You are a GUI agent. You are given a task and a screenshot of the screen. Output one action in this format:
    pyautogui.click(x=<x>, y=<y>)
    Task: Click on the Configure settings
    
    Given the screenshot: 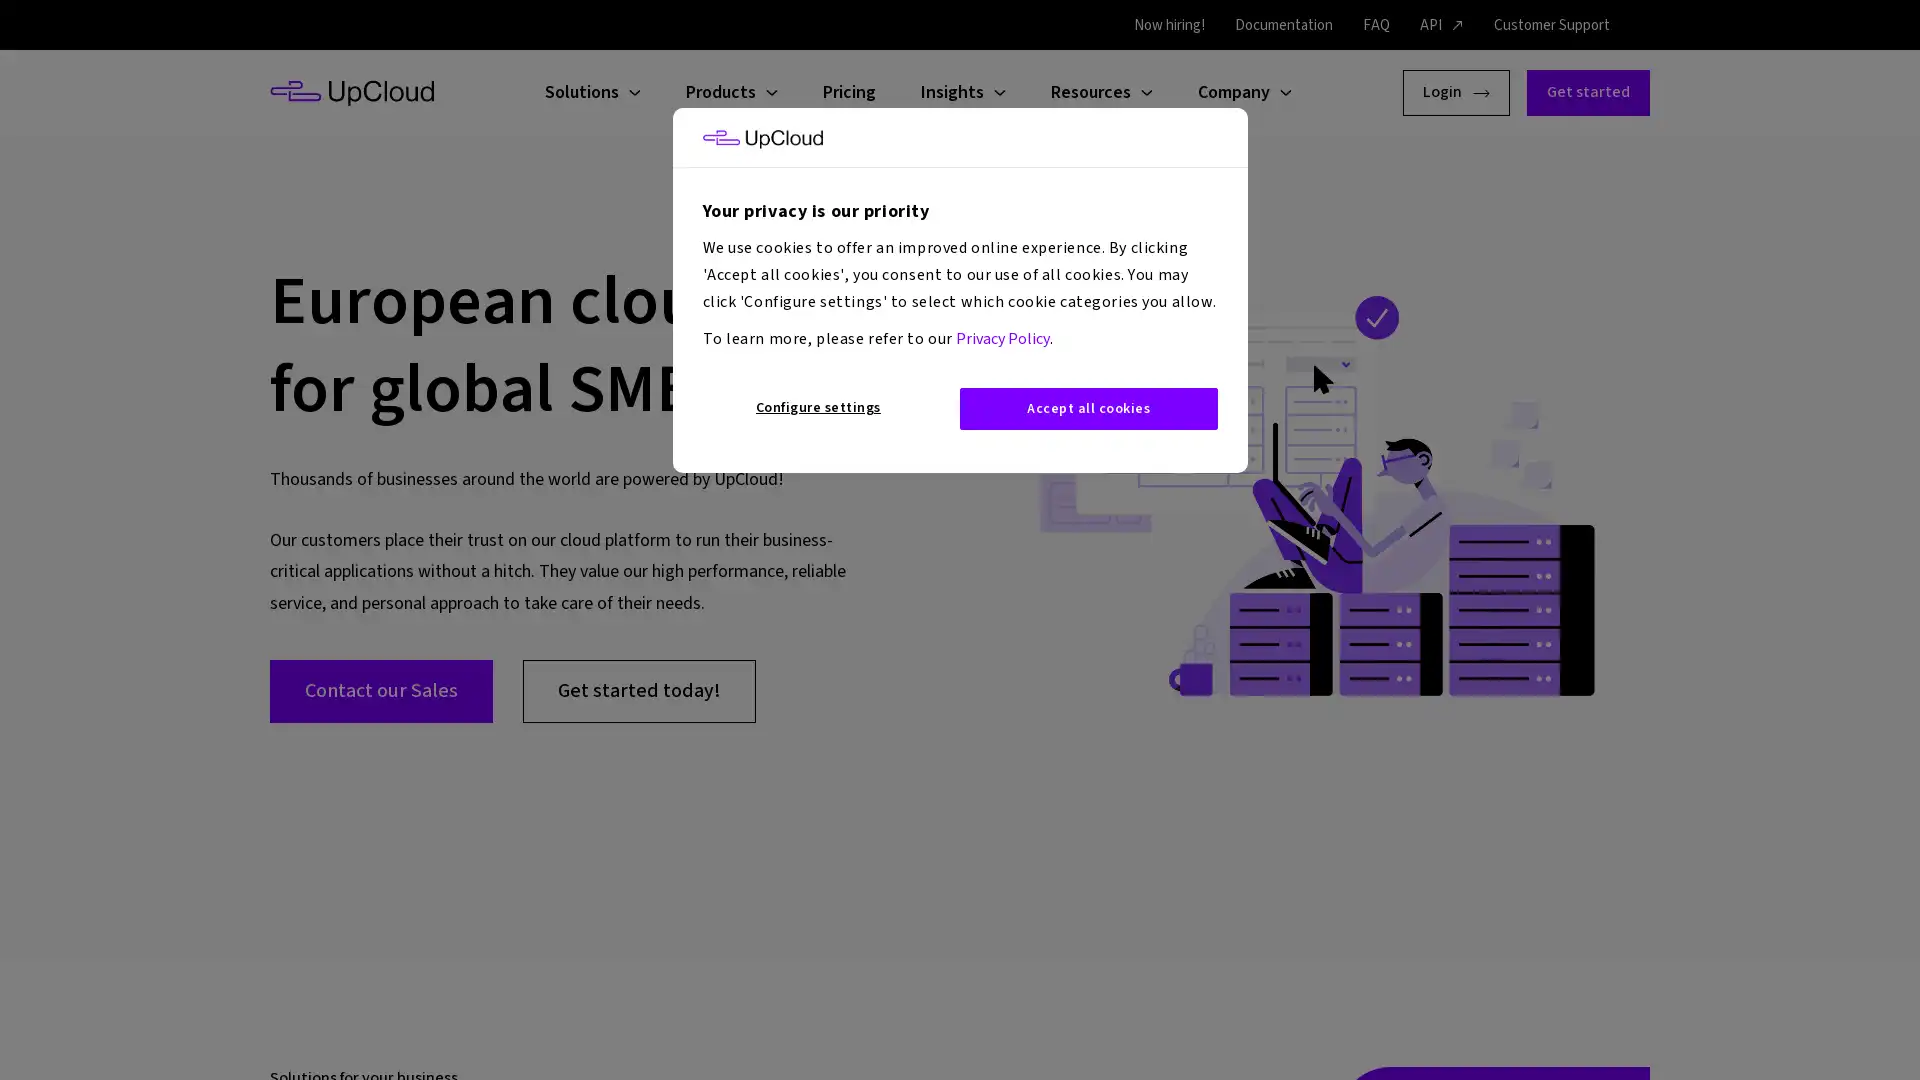 What is the action you would take?
    pyautogui.click(x=817, y=407)
    